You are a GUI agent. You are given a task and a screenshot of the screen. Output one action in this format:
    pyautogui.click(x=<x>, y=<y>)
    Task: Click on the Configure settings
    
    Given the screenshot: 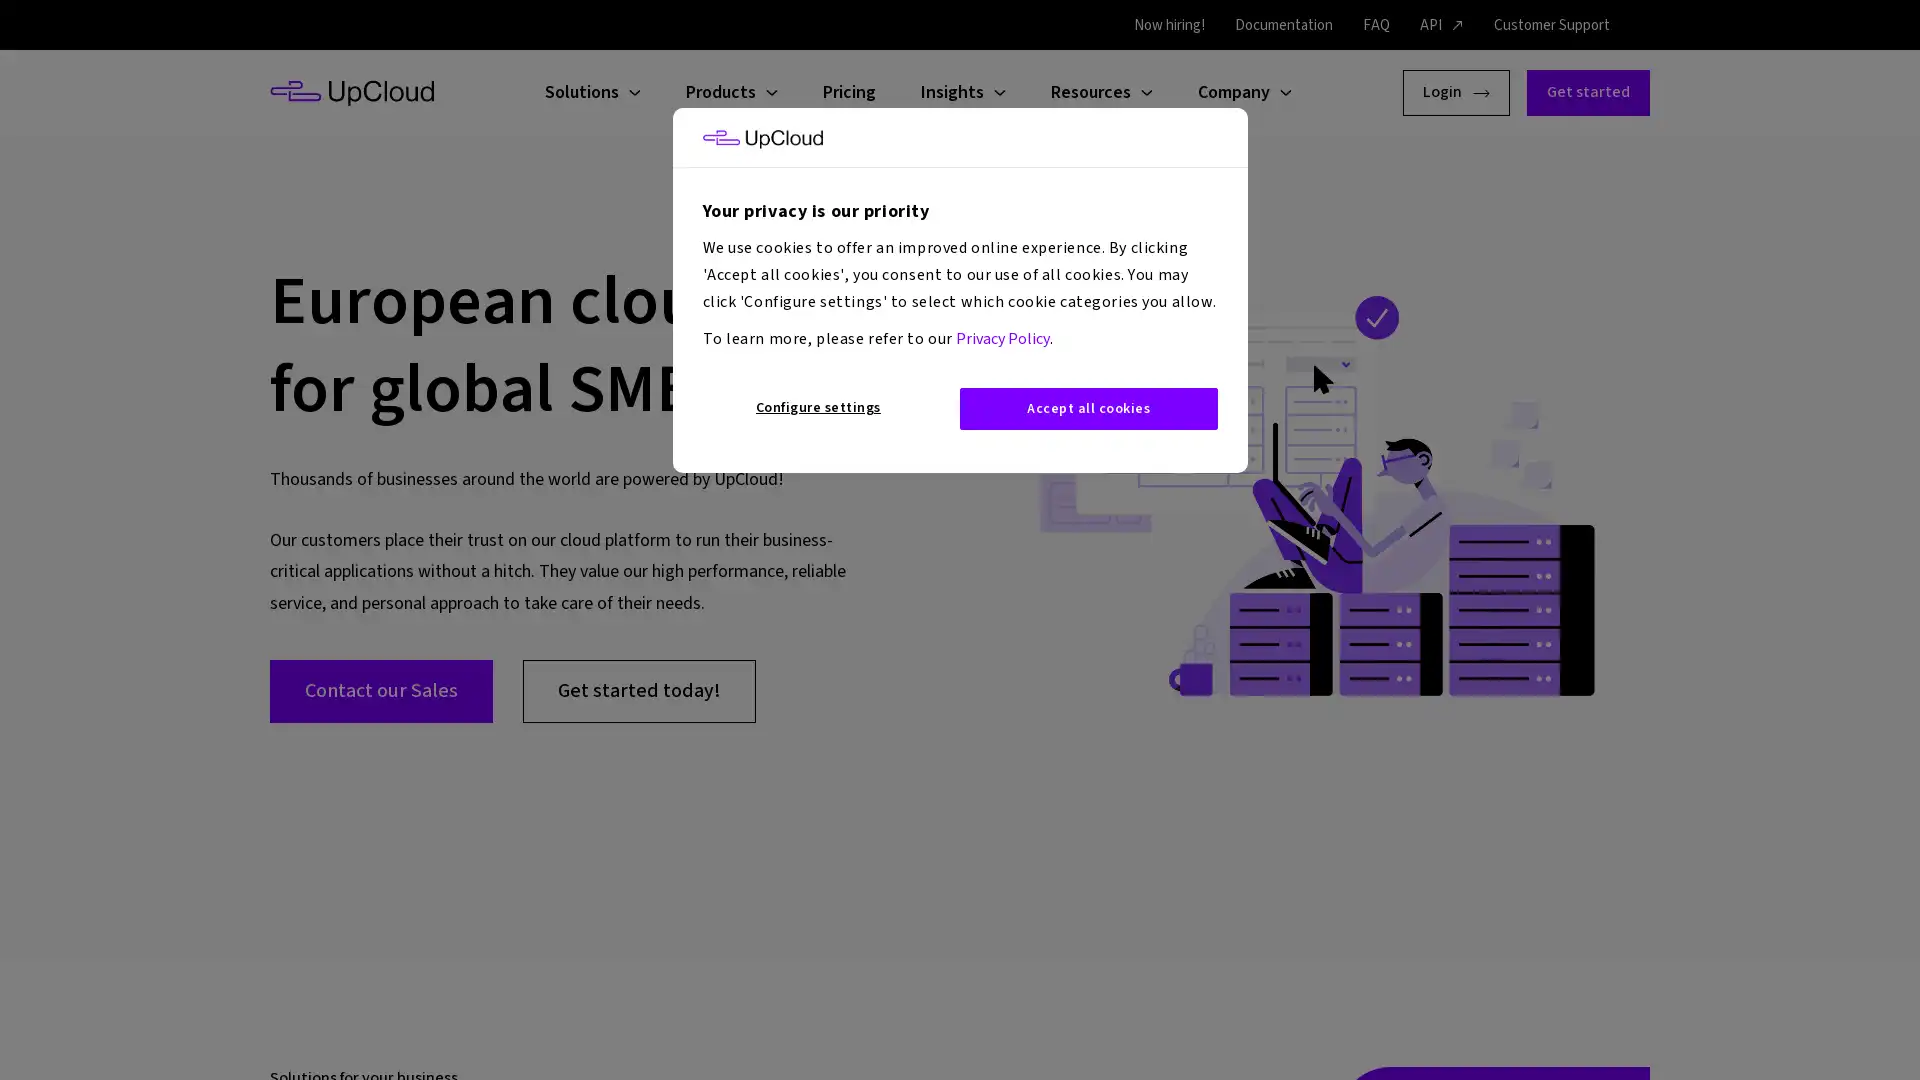 What is the action you would take?
    pyautogui.click(x=817, y=407)
    